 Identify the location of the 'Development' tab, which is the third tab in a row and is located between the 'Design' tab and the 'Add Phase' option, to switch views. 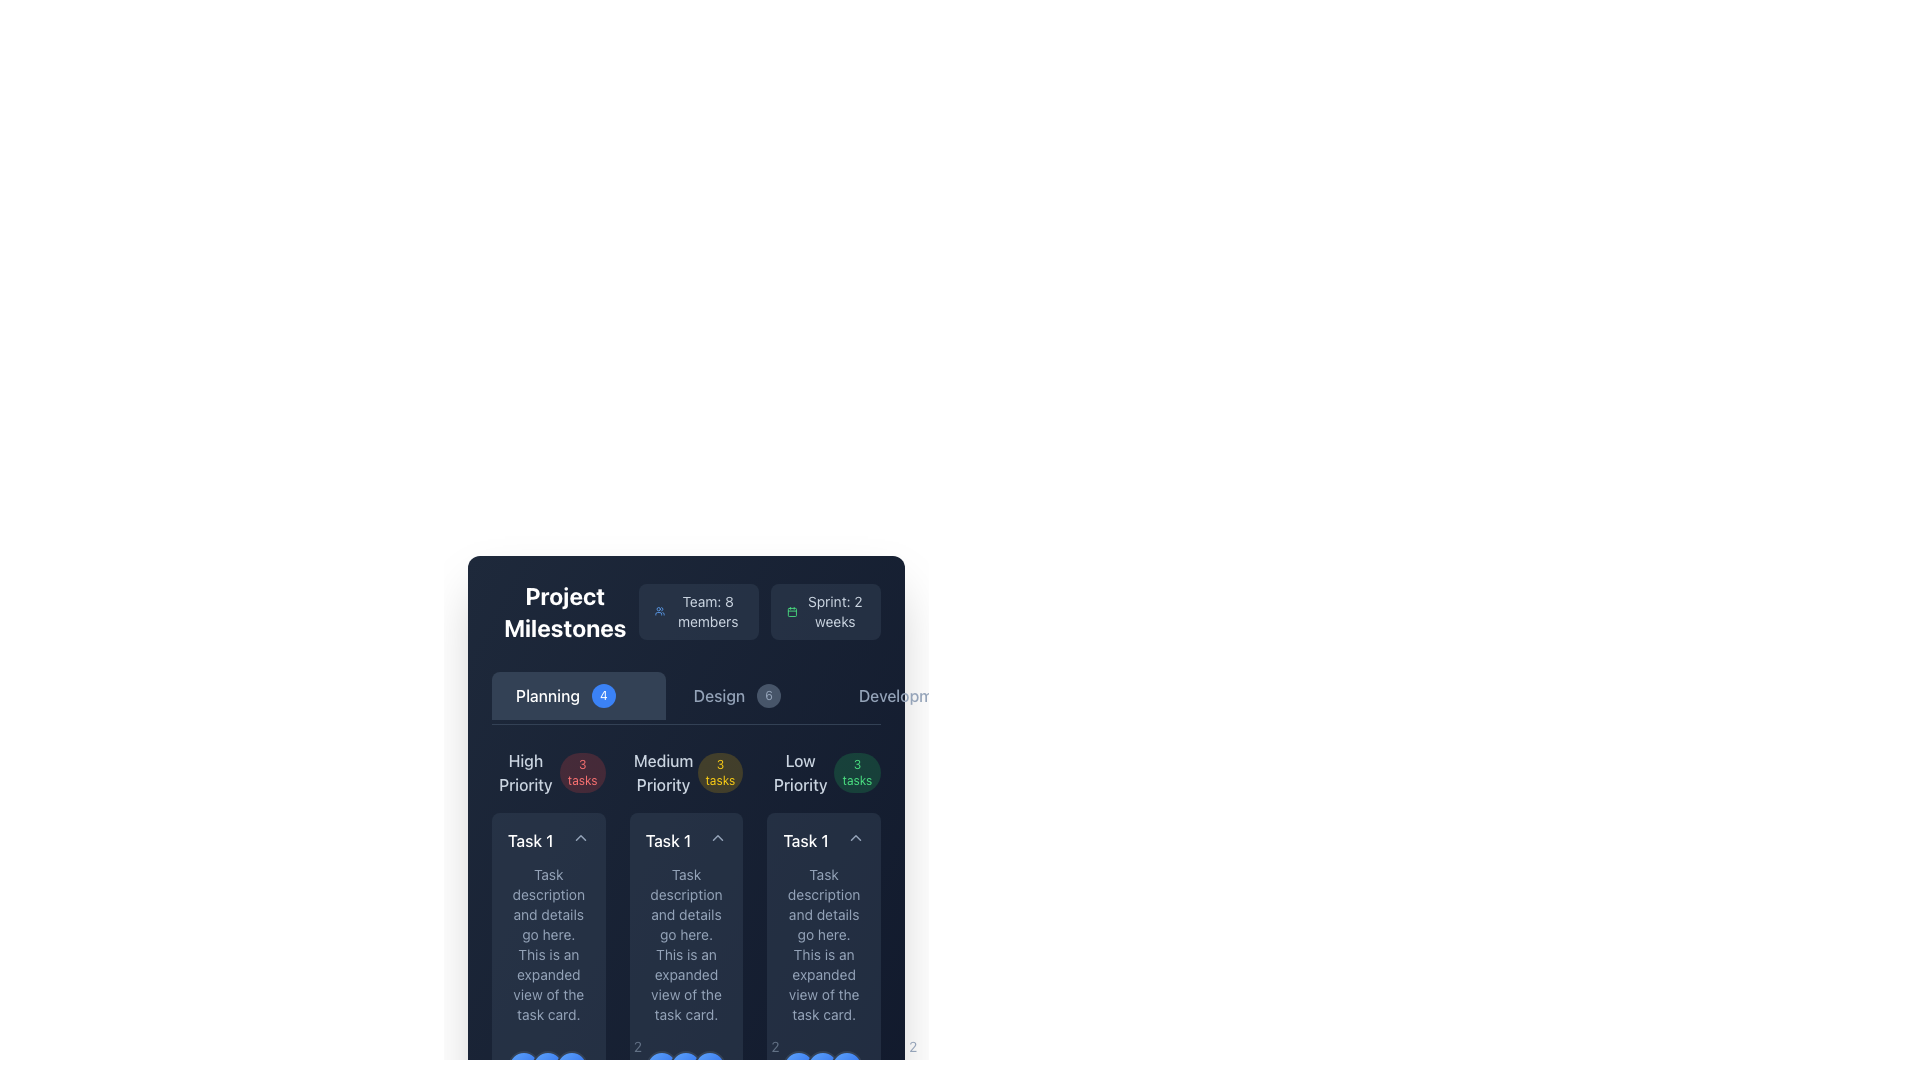
(936, 694).